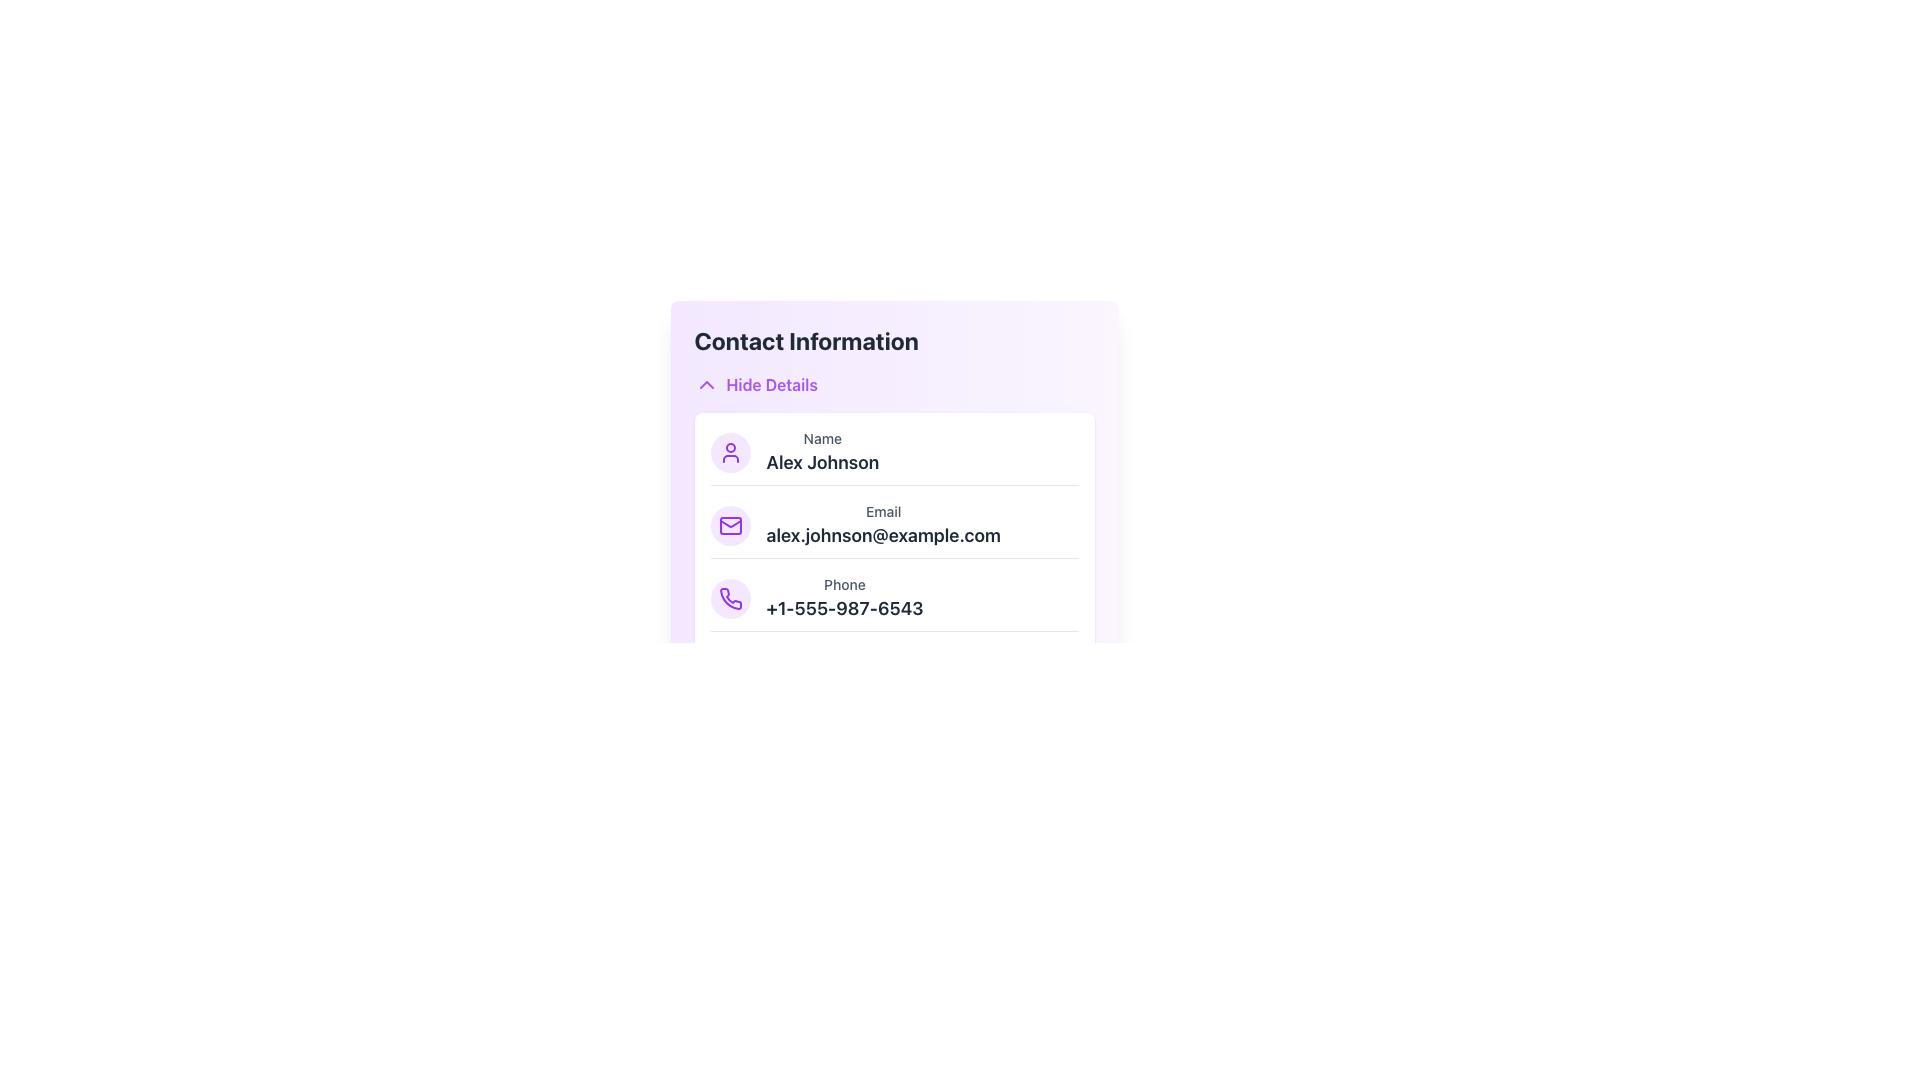 The image size is (1920, 1080). I want to click on the small circular icon with a light purple background and a white envelope glyph outlined in purple, located to the left of the email address 'alex.johnson@example.com' in the 'Email' section of the contact information card, so click(729, 524).